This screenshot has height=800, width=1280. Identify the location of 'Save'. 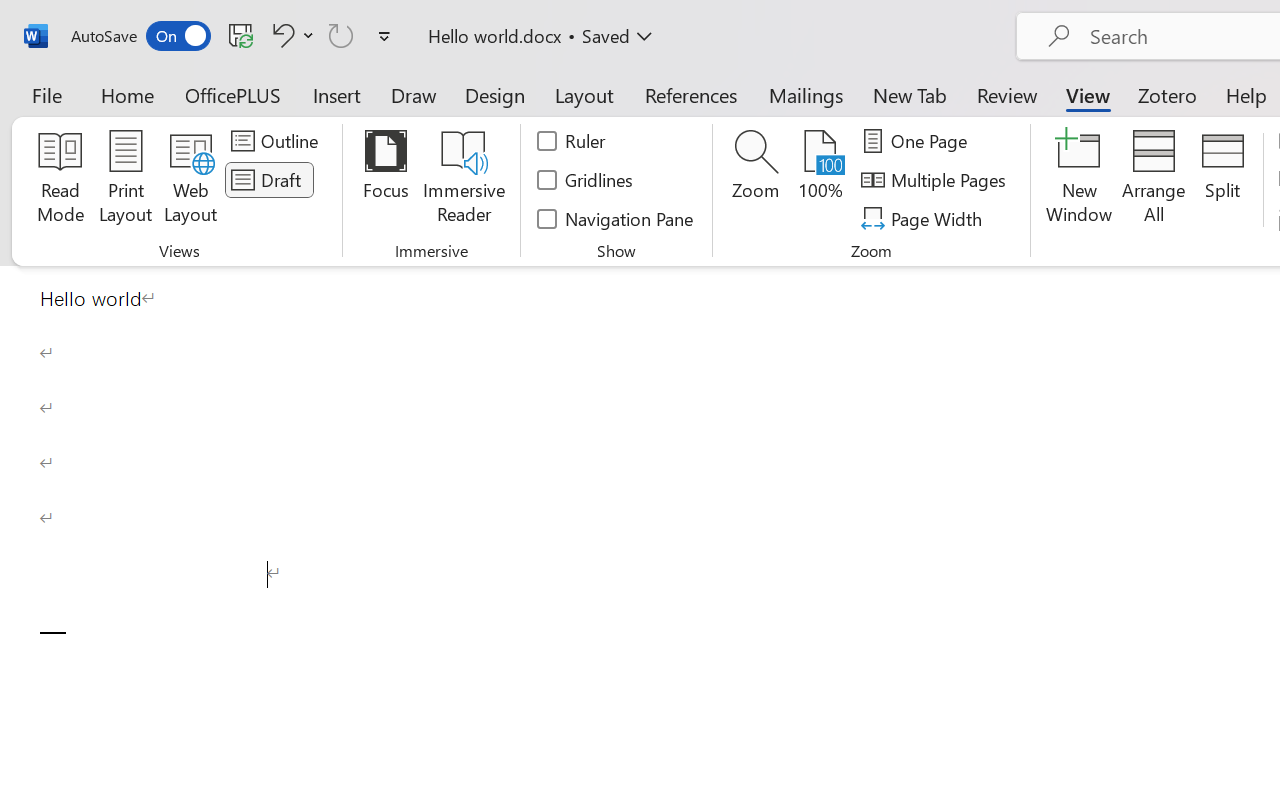
(240, 34).